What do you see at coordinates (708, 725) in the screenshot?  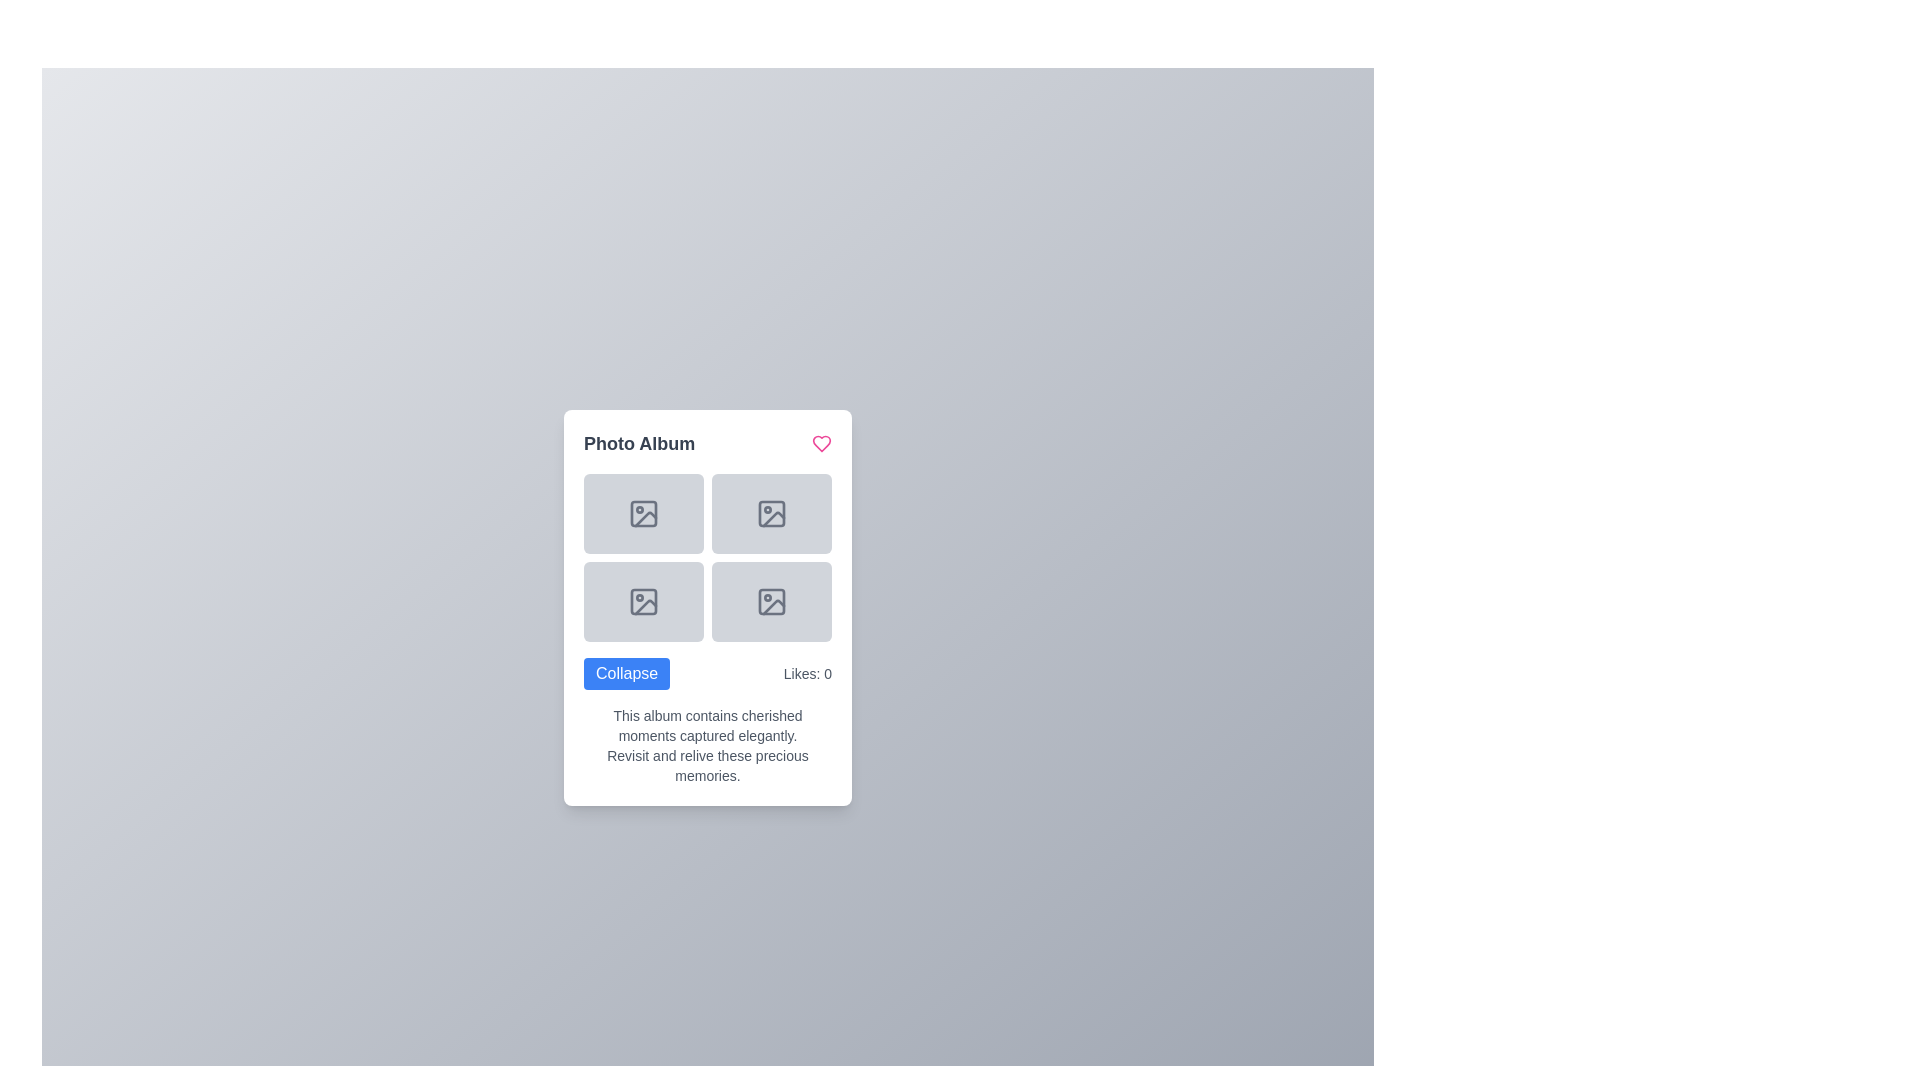 I see `static text block that says 'This album contains cherished moments captured elegantly.' It is styled in small gray font and located below a blue 'Collapse' button` at bounding box center [708, 725].